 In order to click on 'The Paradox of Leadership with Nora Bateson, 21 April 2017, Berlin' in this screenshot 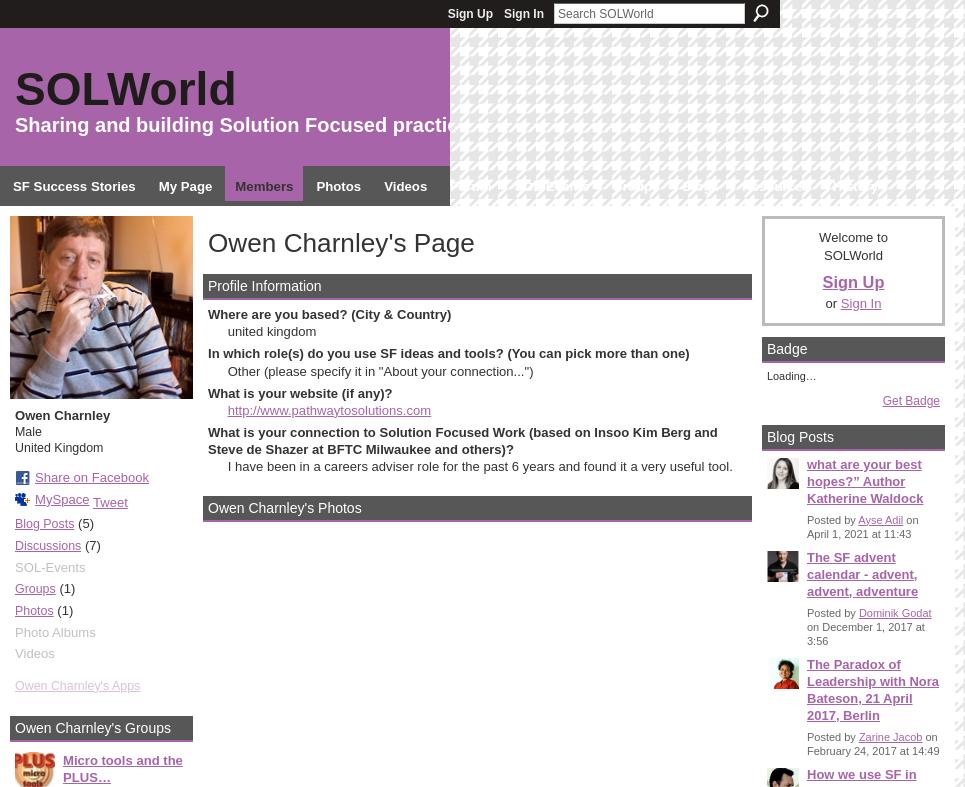, I will do `click(873, 689)`.